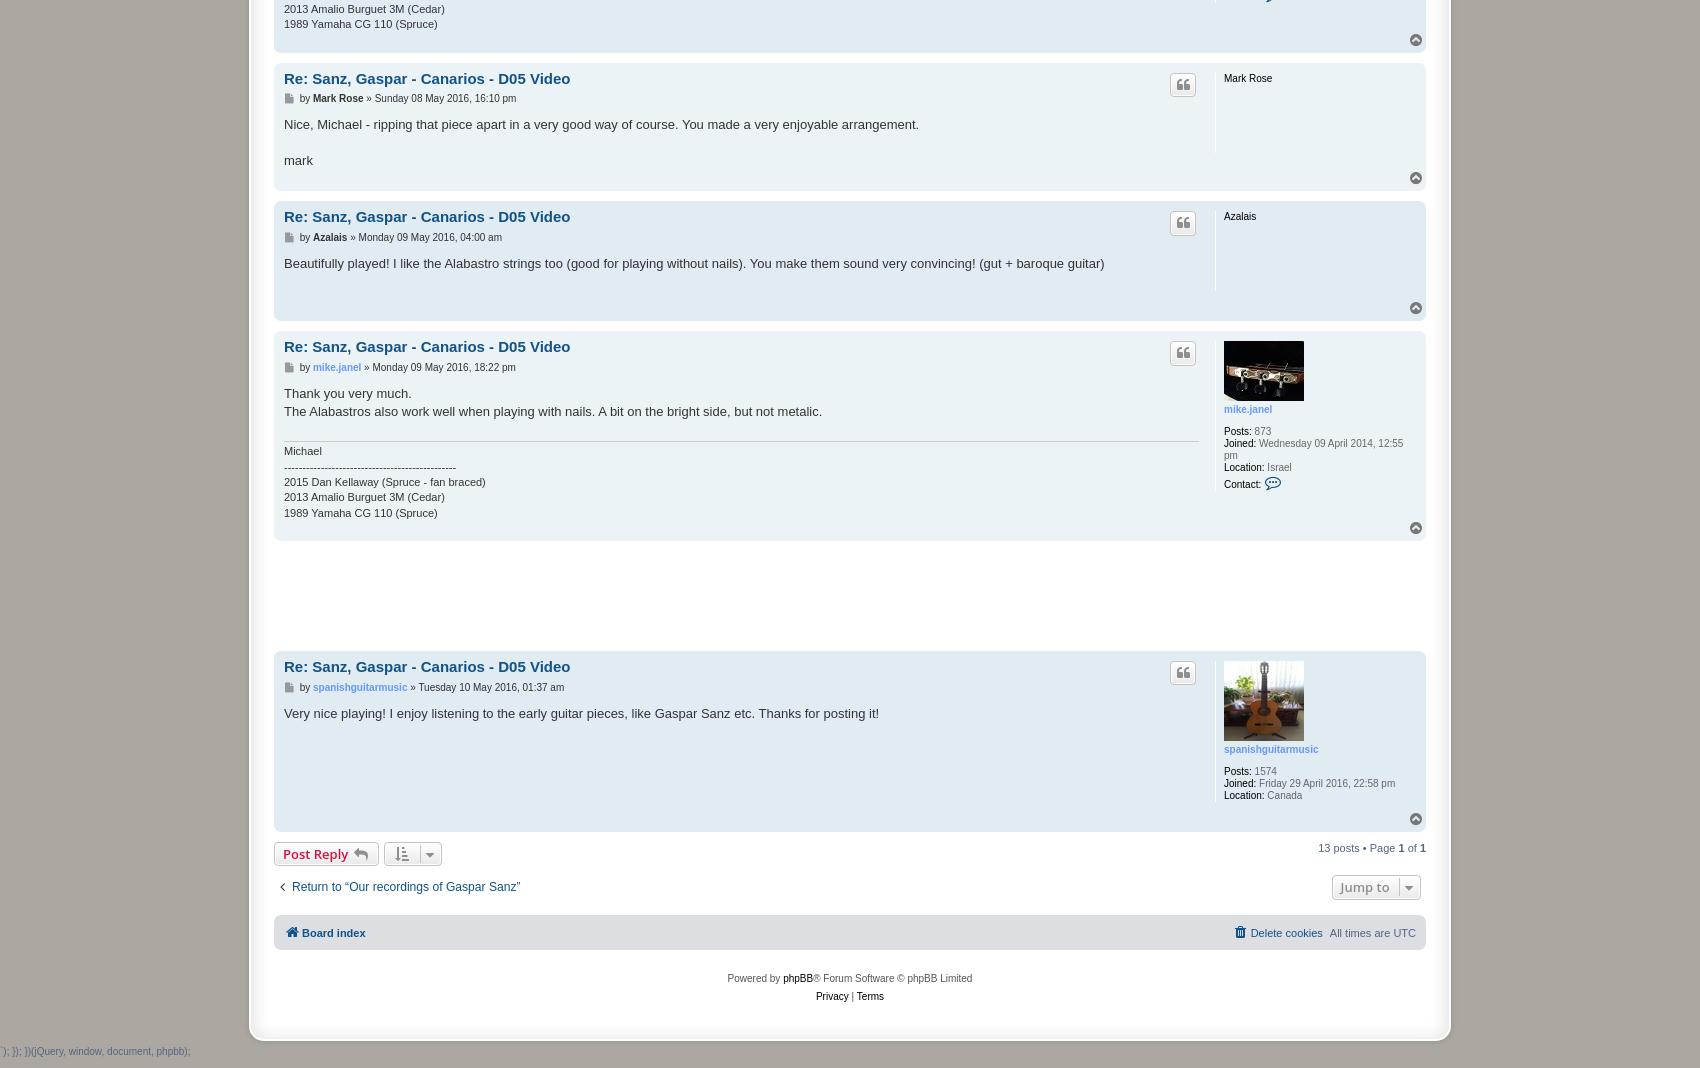  I want to click on 'Powered by', so click(753, 977).